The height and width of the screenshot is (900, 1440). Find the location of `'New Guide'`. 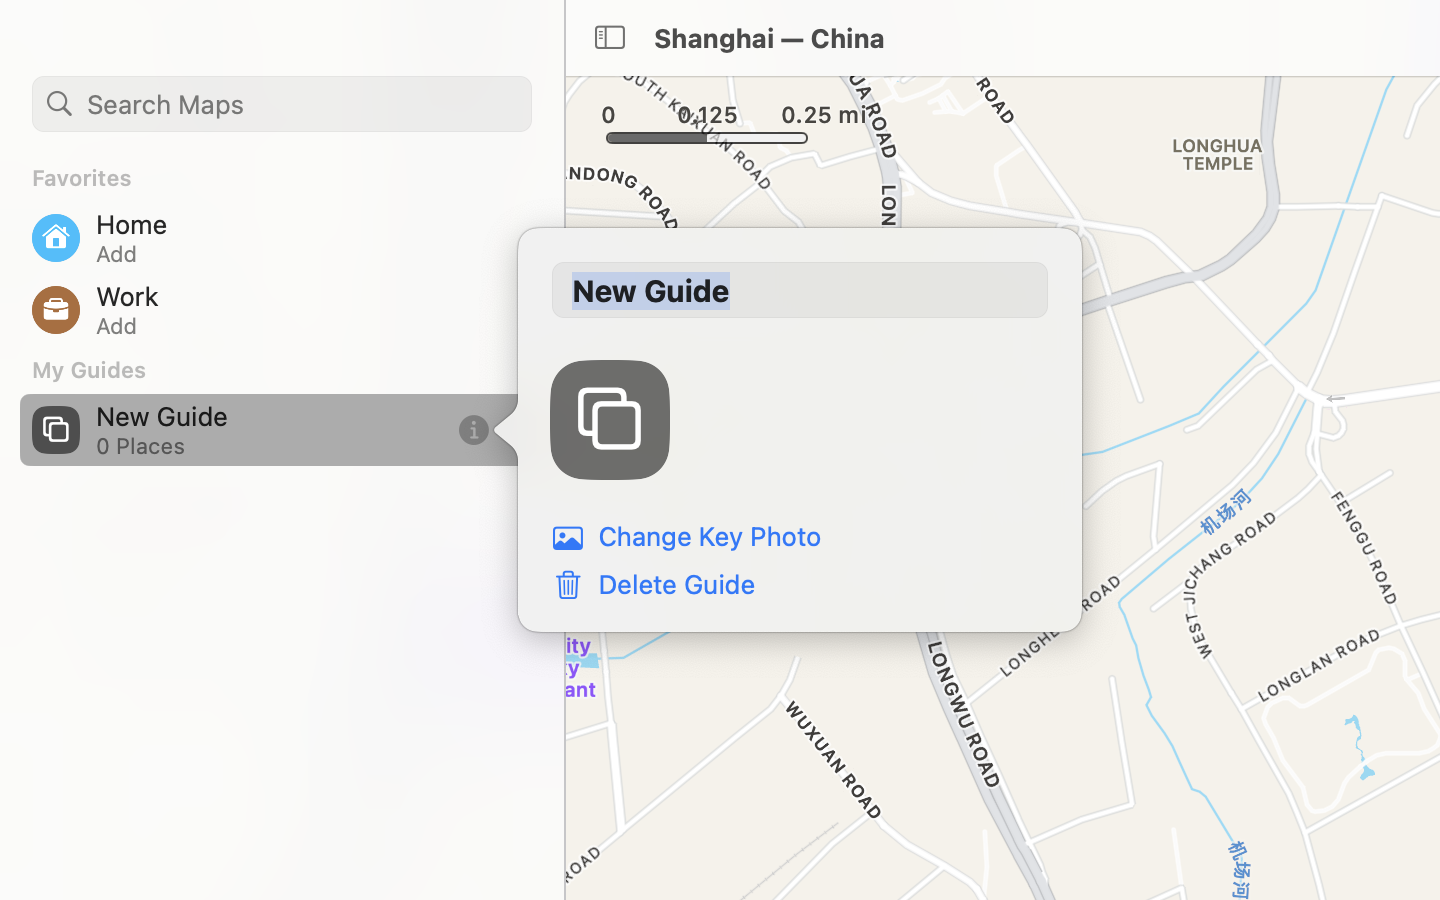

'New Guide' is located at coordinates (800, 288).